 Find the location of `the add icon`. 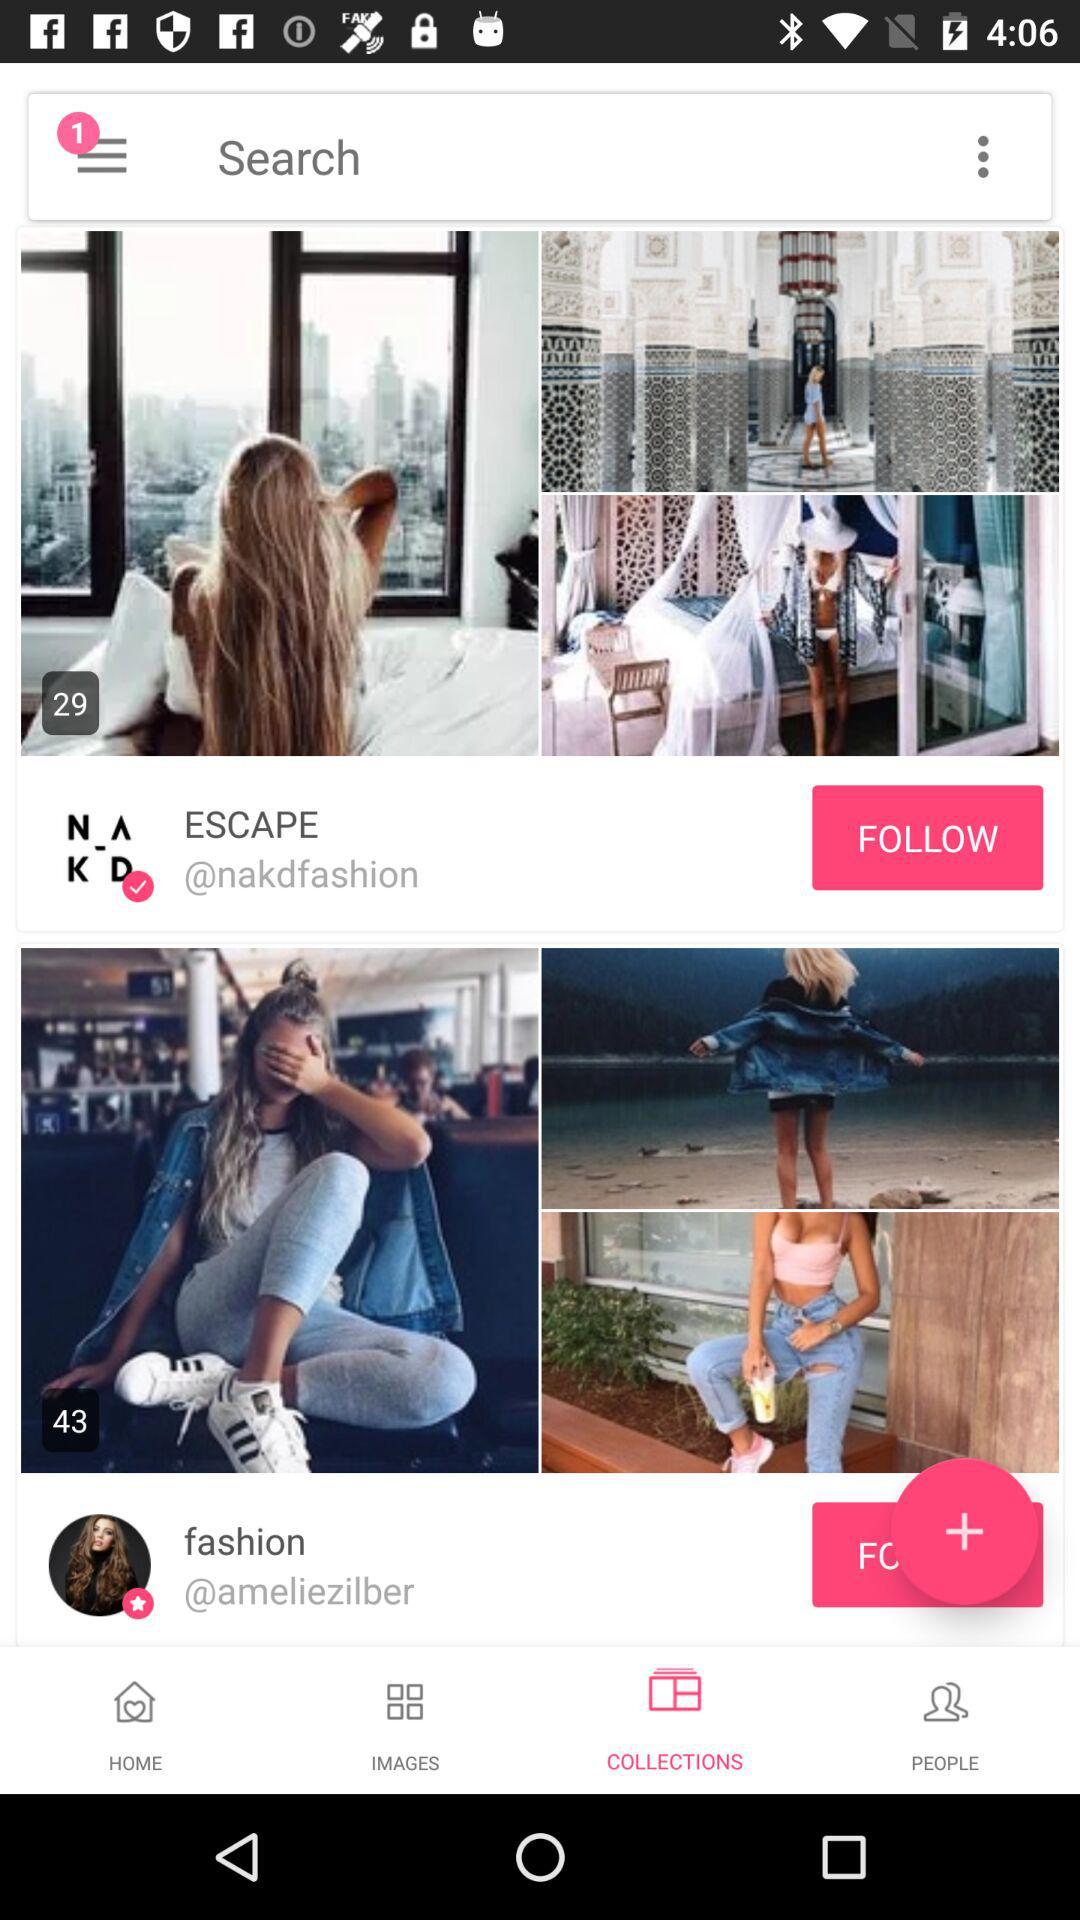

the add icon is located at coordinates (963, 1530).